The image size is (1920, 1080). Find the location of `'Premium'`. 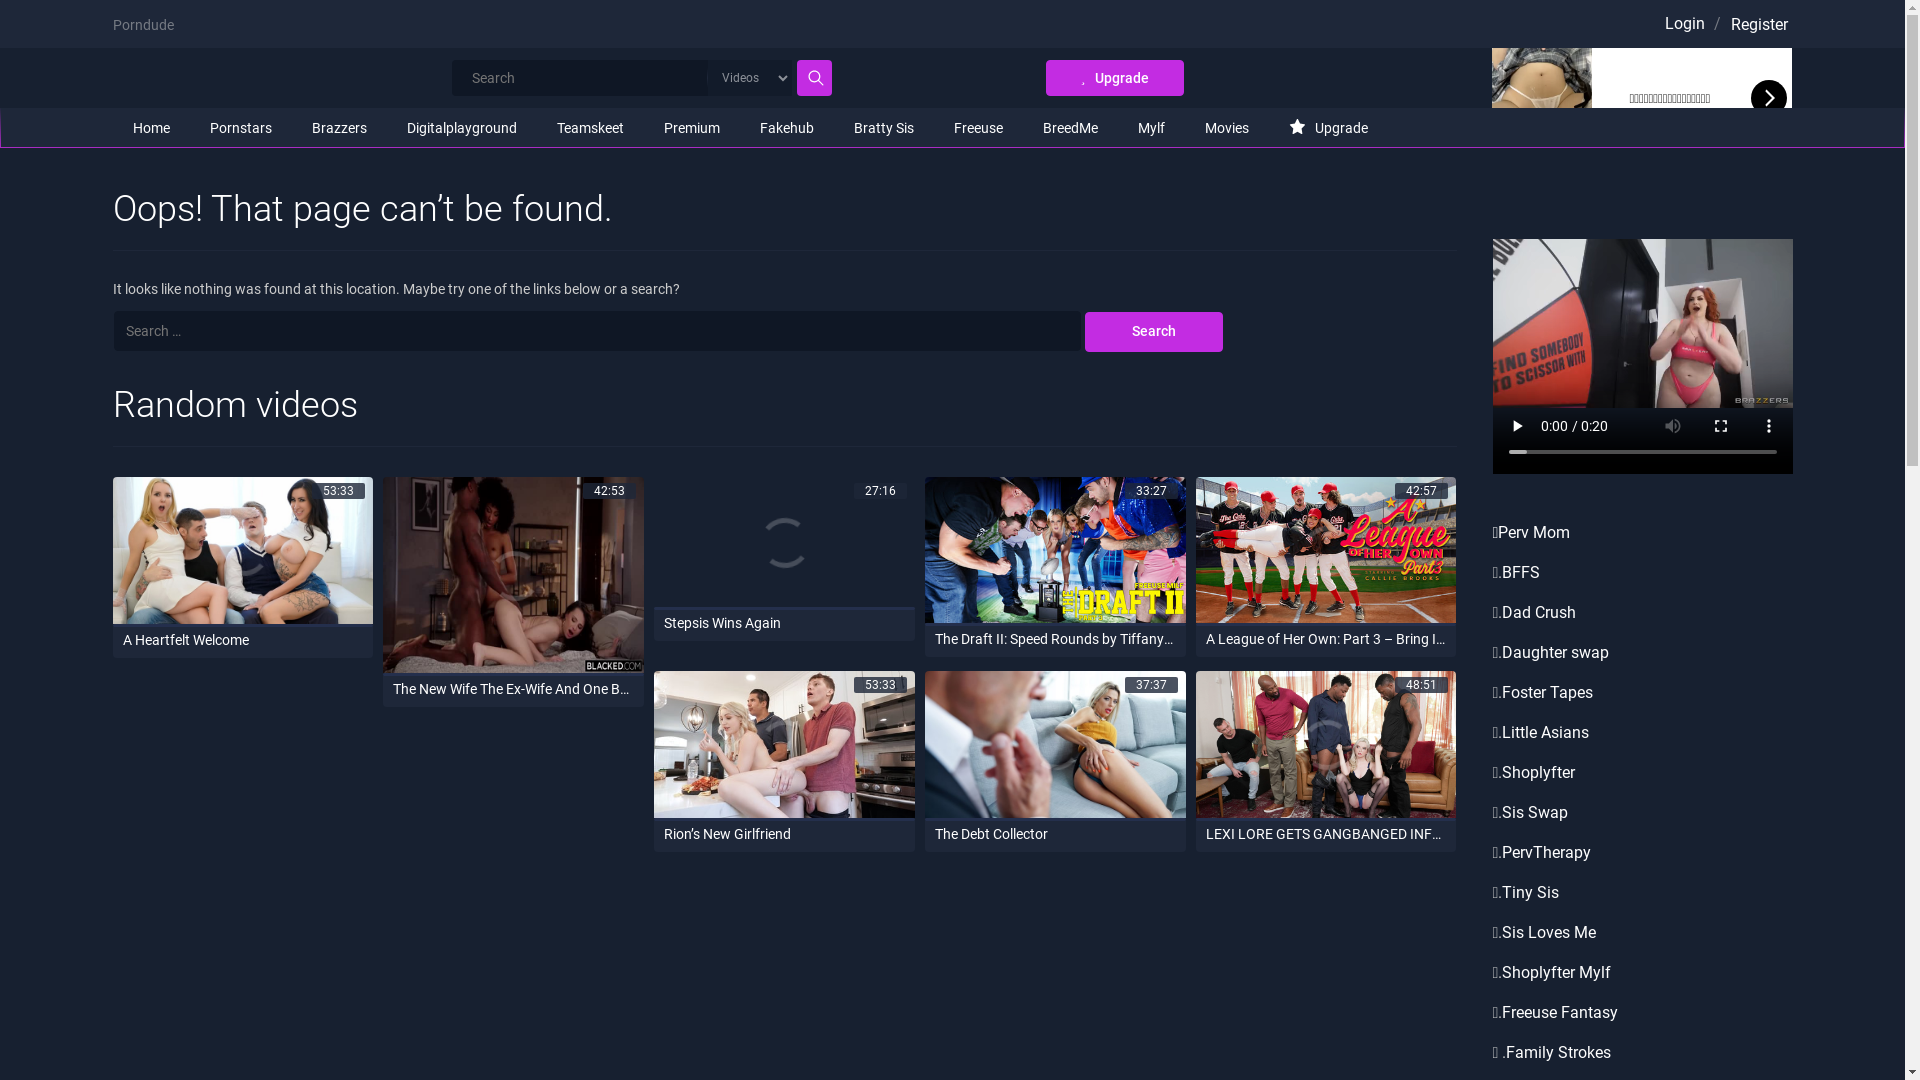

'Premium' is located at coordinates (691, 127).